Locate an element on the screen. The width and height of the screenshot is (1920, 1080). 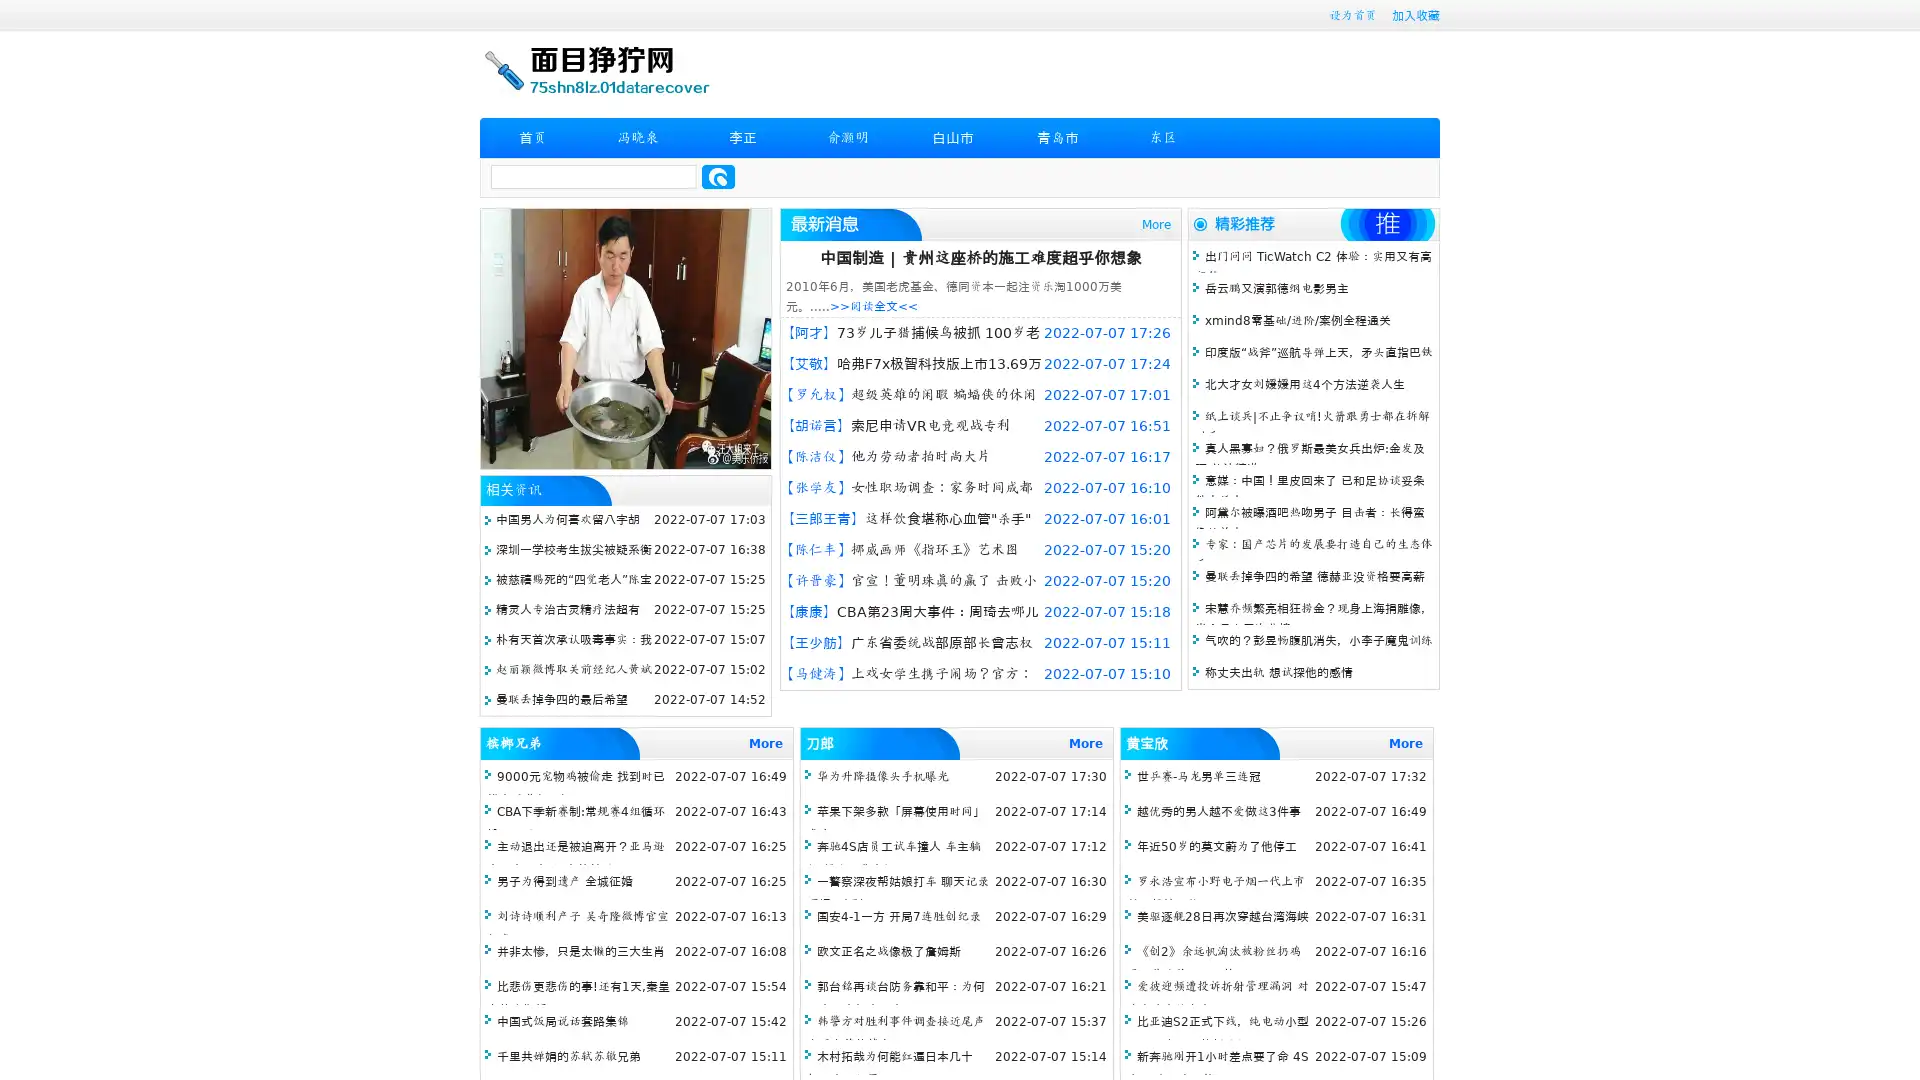
Search is located at coordinates (718, 176).